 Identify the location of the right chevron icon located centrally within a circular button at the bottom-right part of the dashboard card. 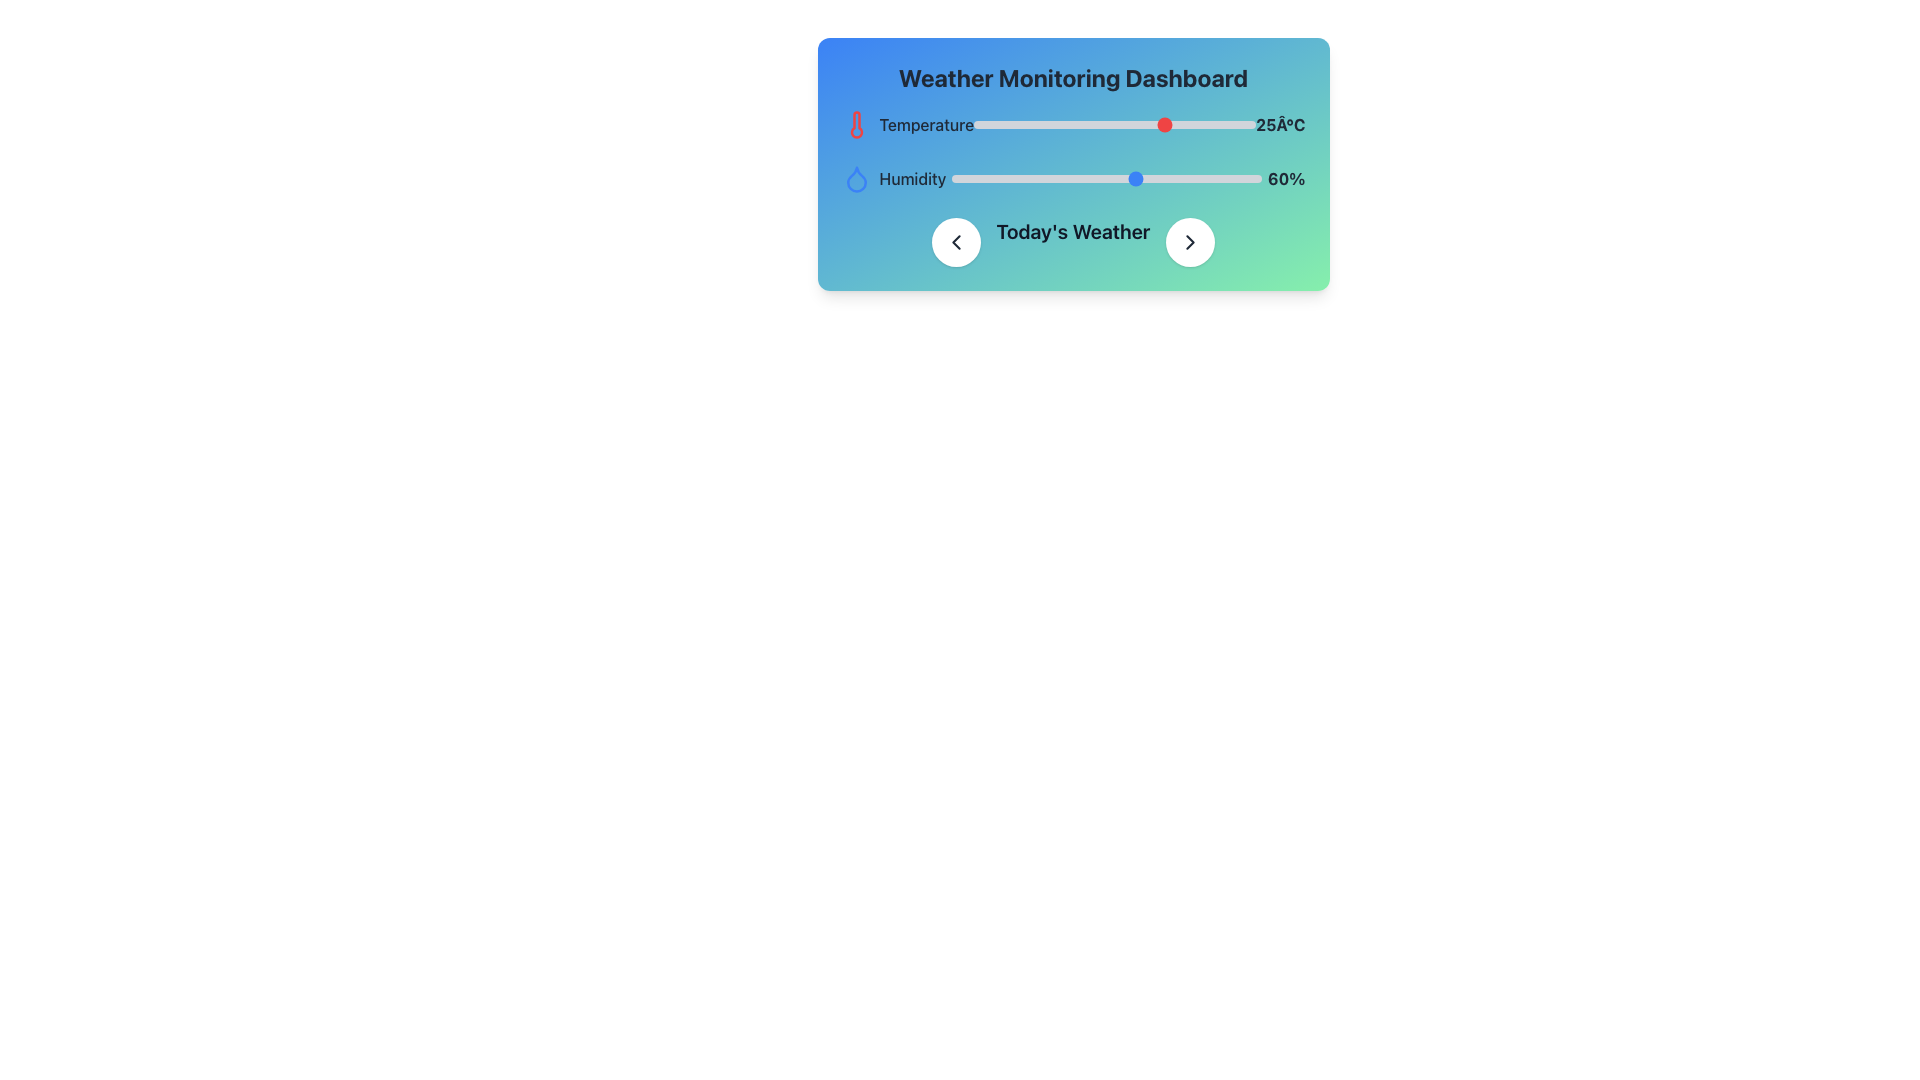
(1190, 241).